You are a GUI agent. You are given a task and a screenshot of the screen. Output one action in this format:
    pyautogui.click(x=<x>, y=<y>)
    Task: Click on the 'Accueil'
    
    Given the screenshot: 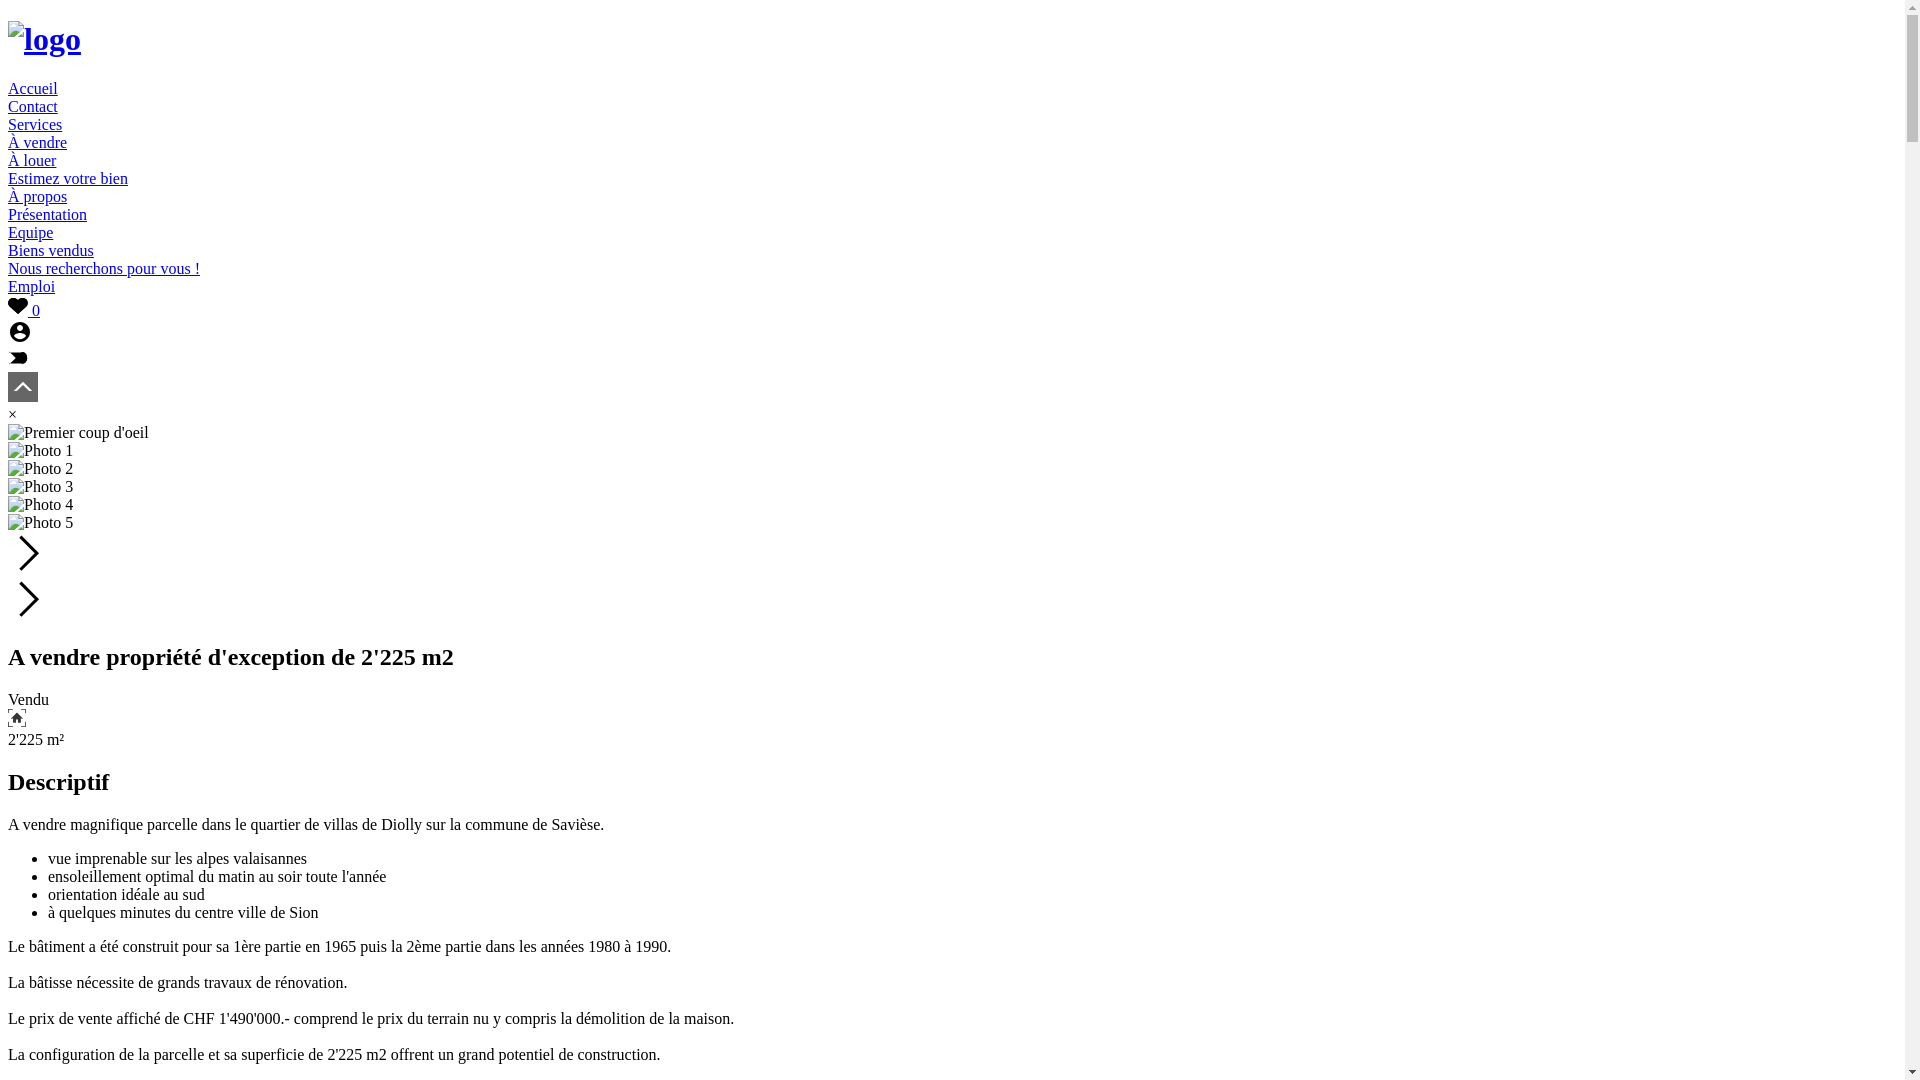 What is the action you would take?
    pyautogui.click(x=33, y=87)
    